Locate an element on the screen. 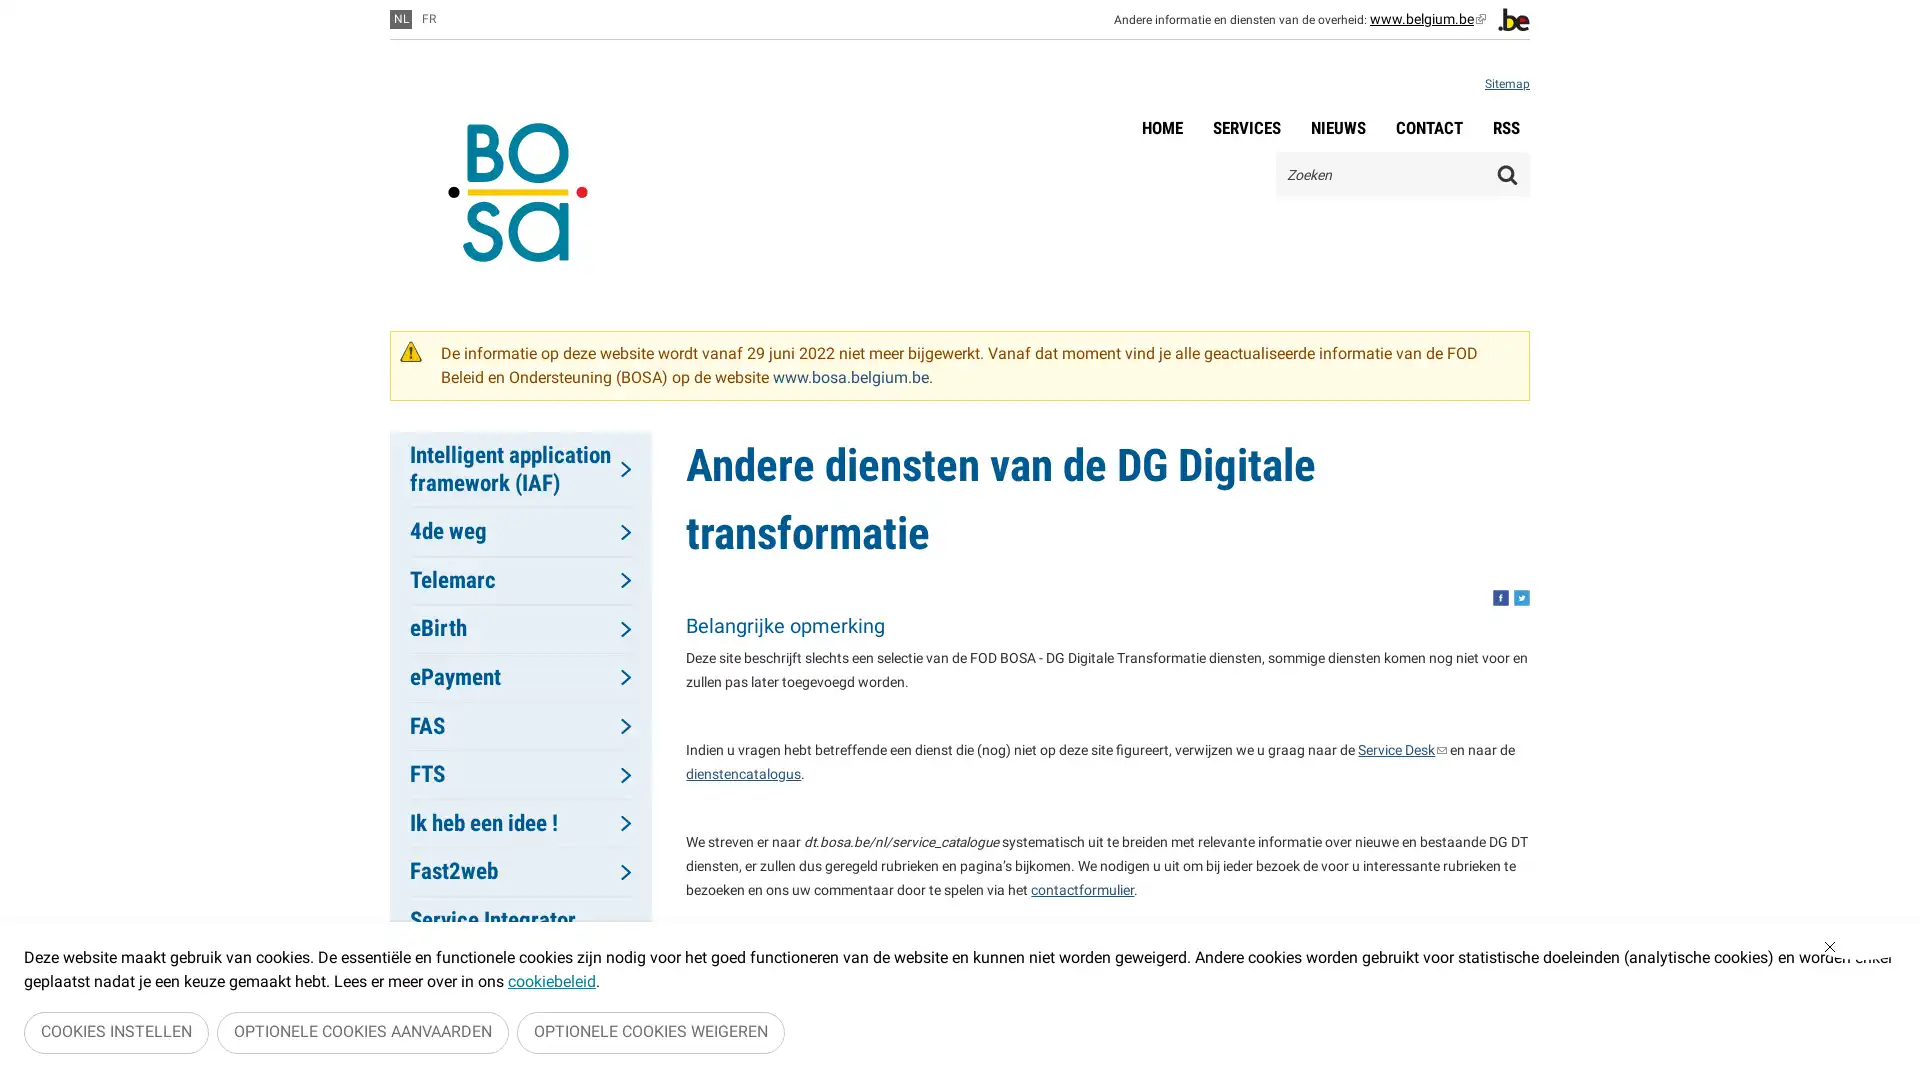  Sluiten is located at coordinates (1861, 950).